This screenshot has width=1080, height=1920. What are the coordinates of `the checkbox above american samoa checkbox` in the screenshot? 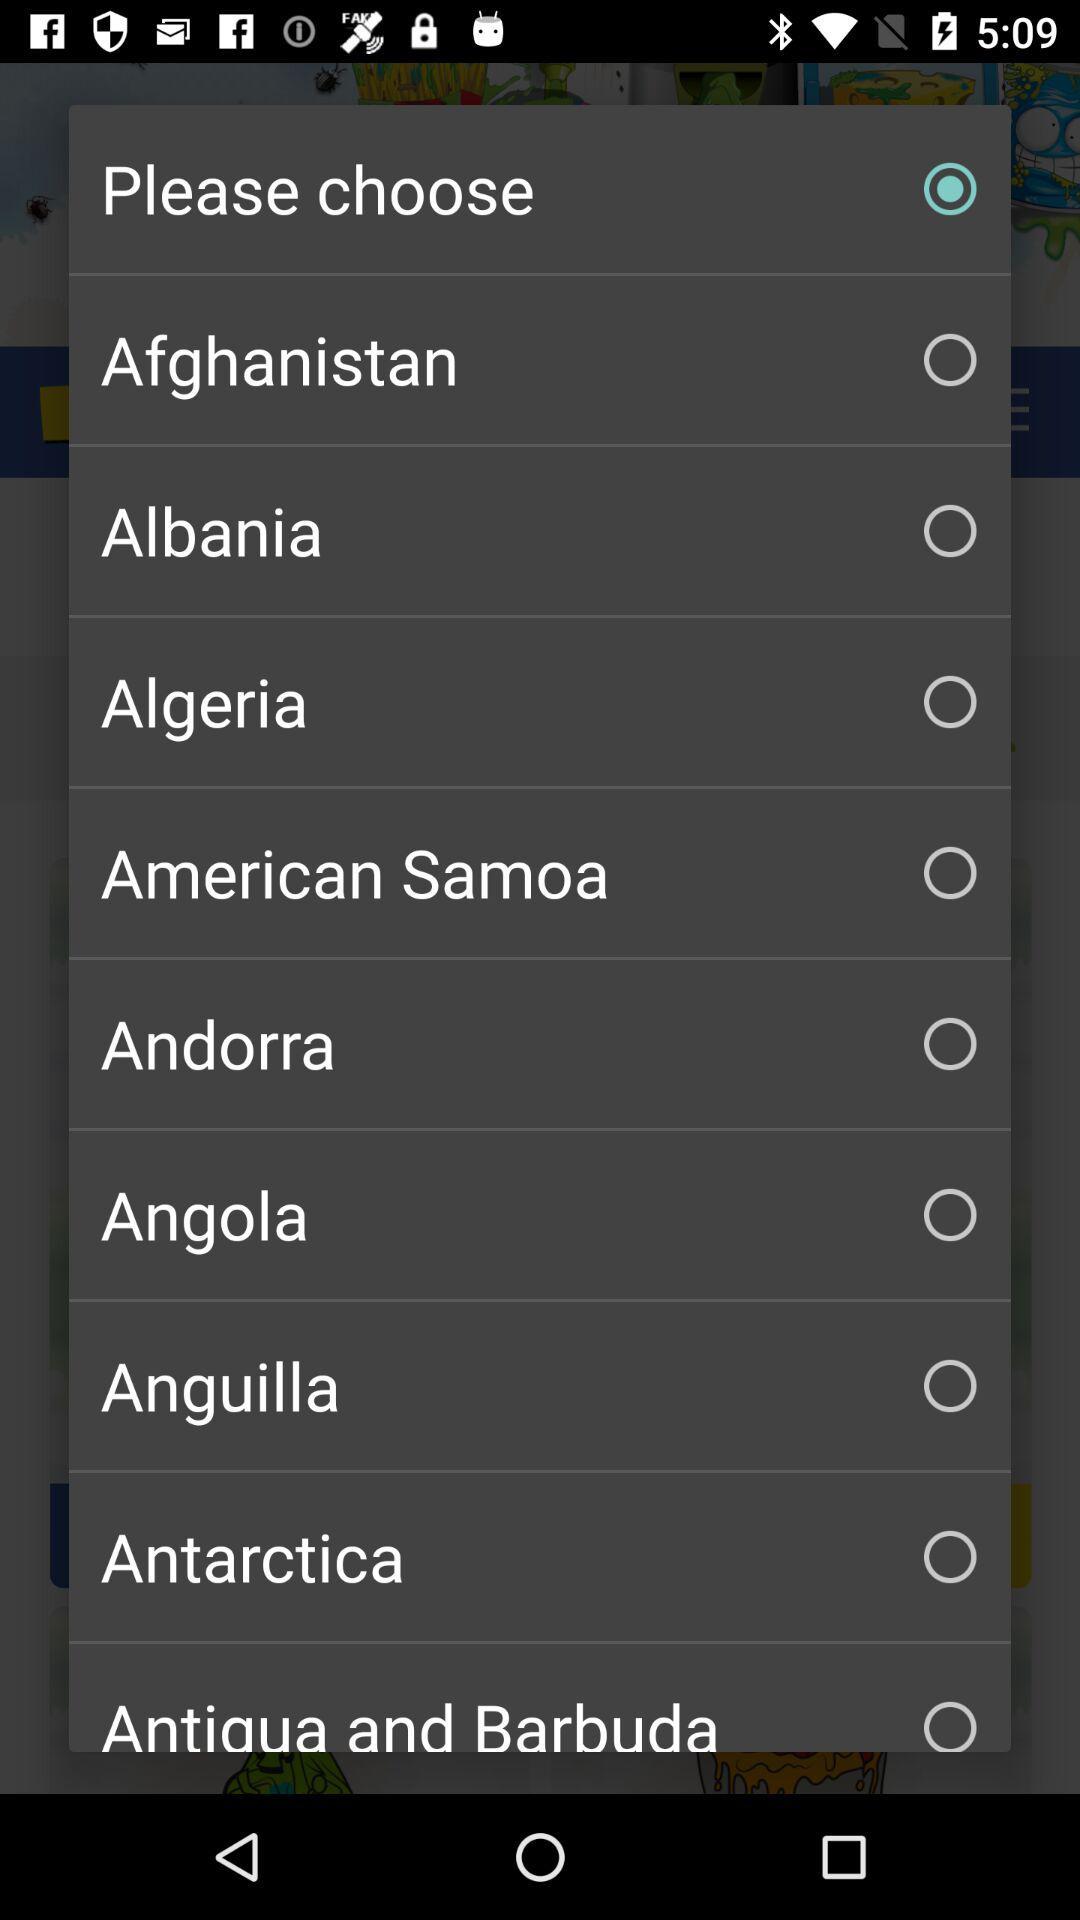 It's located at (540, 701).